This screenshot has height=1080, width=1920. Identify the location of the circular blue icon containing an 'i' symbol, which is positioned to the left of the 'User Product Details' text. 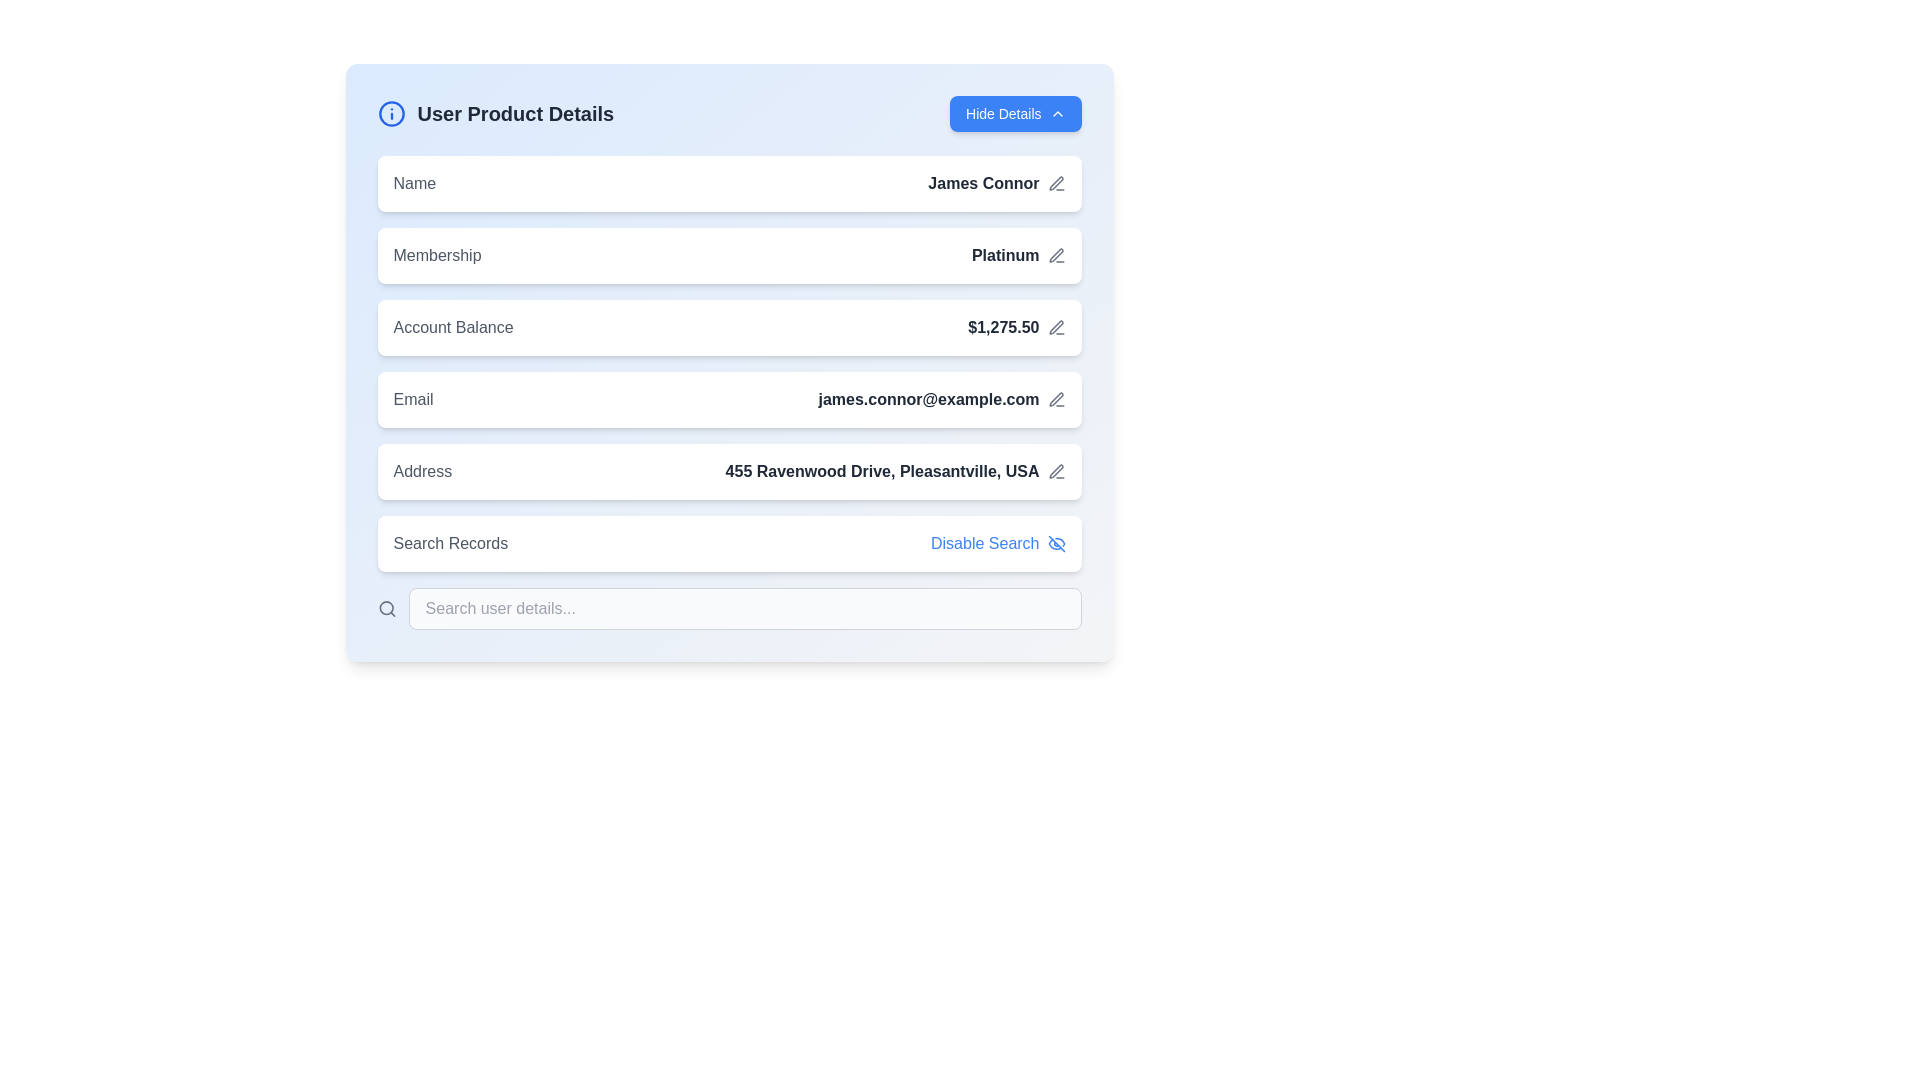
(391, 114).